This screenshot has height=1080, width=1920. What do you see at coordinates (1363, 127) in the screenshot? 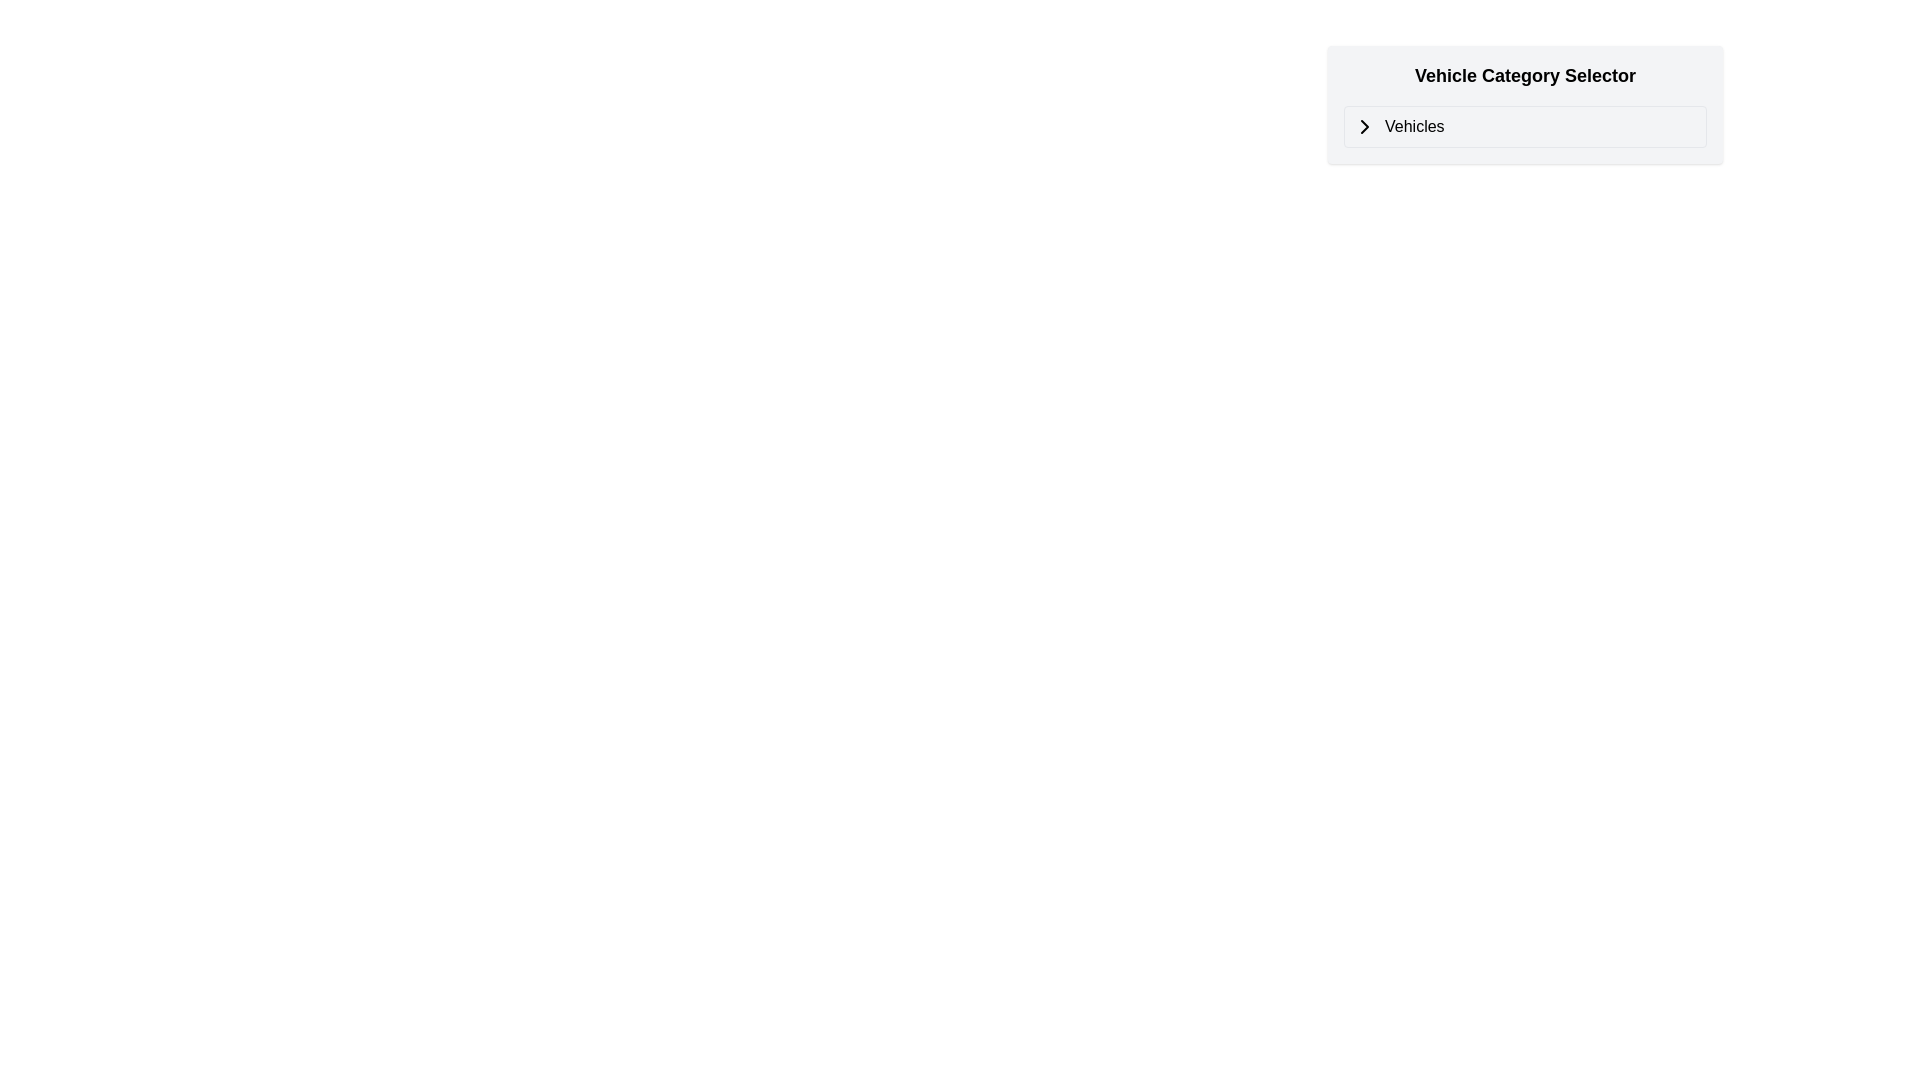
I see `the right-facing chevron icon within the dropdown menu labeled 'Vehicle Category Selector', located next to the text label 'Vehicles'` at bounding box center [1363, 127].